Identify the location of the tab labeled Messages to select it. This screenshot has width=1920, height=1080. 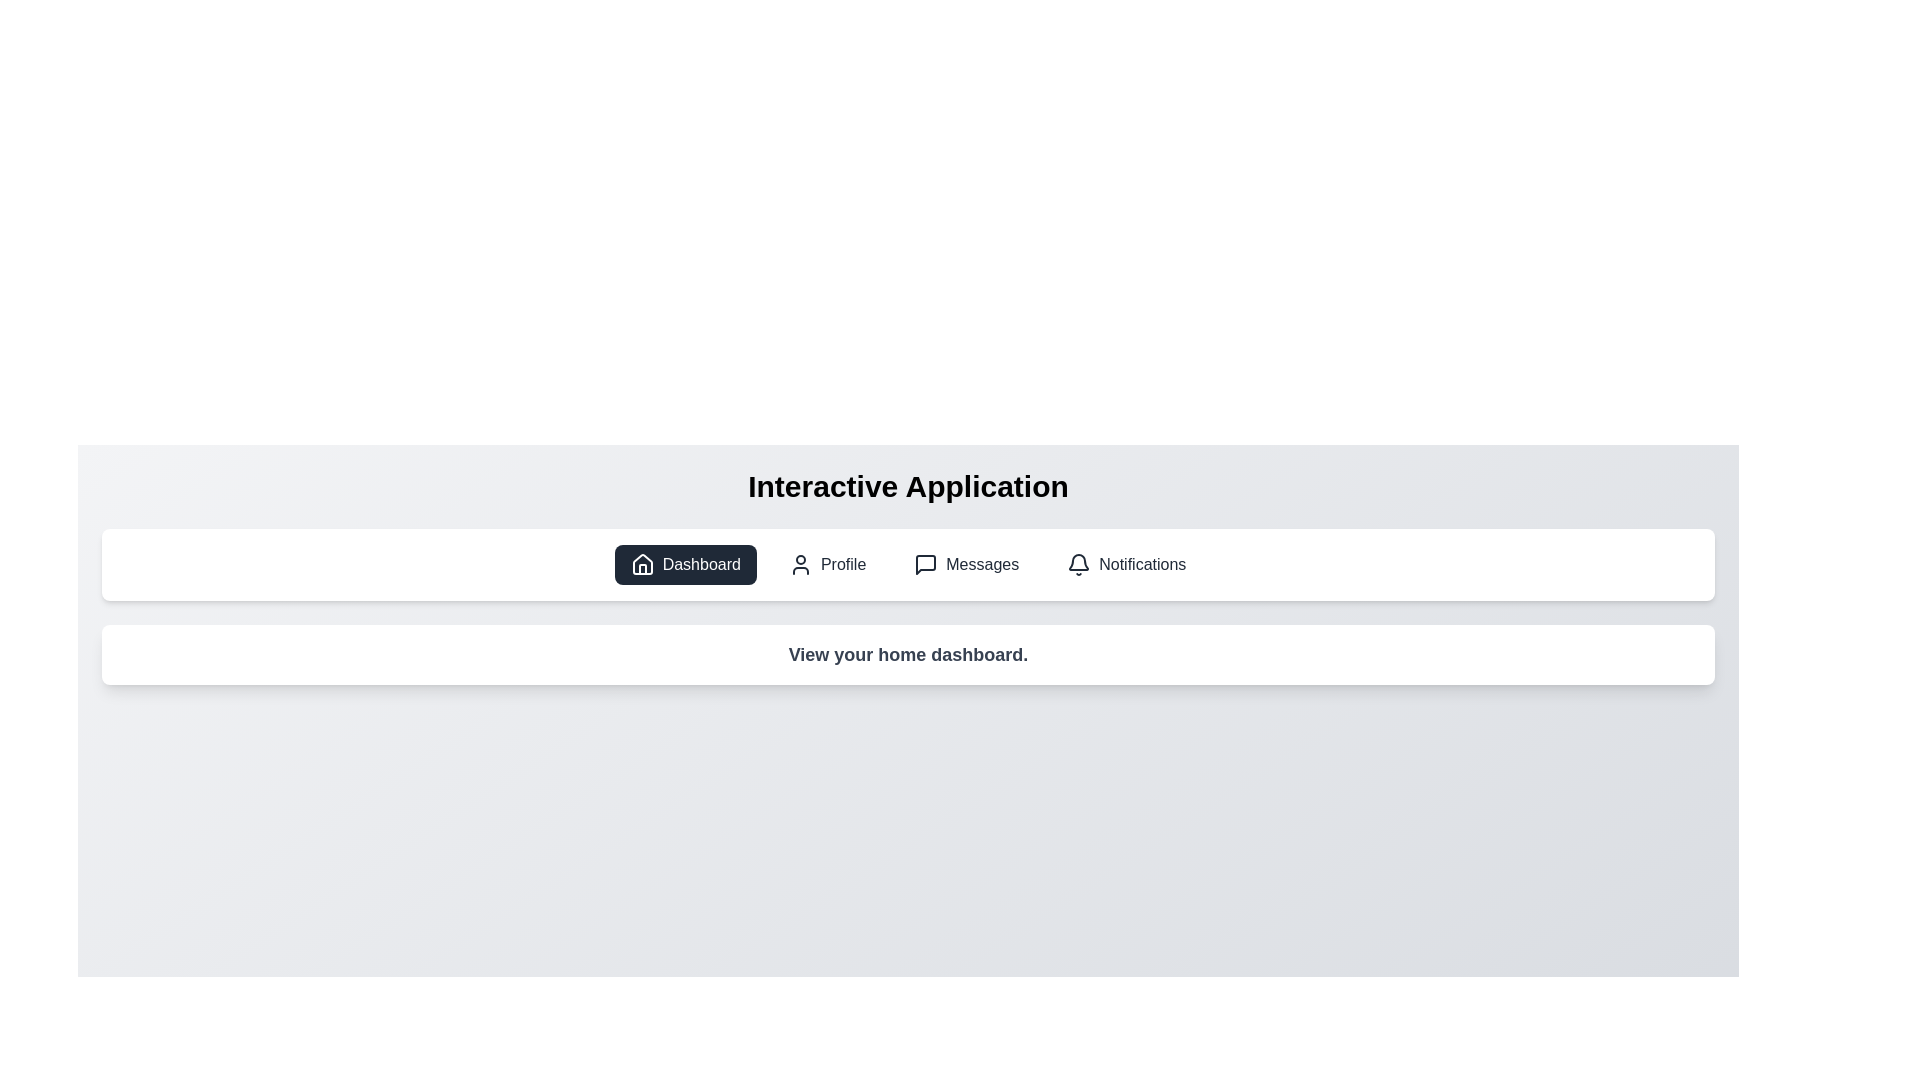
(966, 564).